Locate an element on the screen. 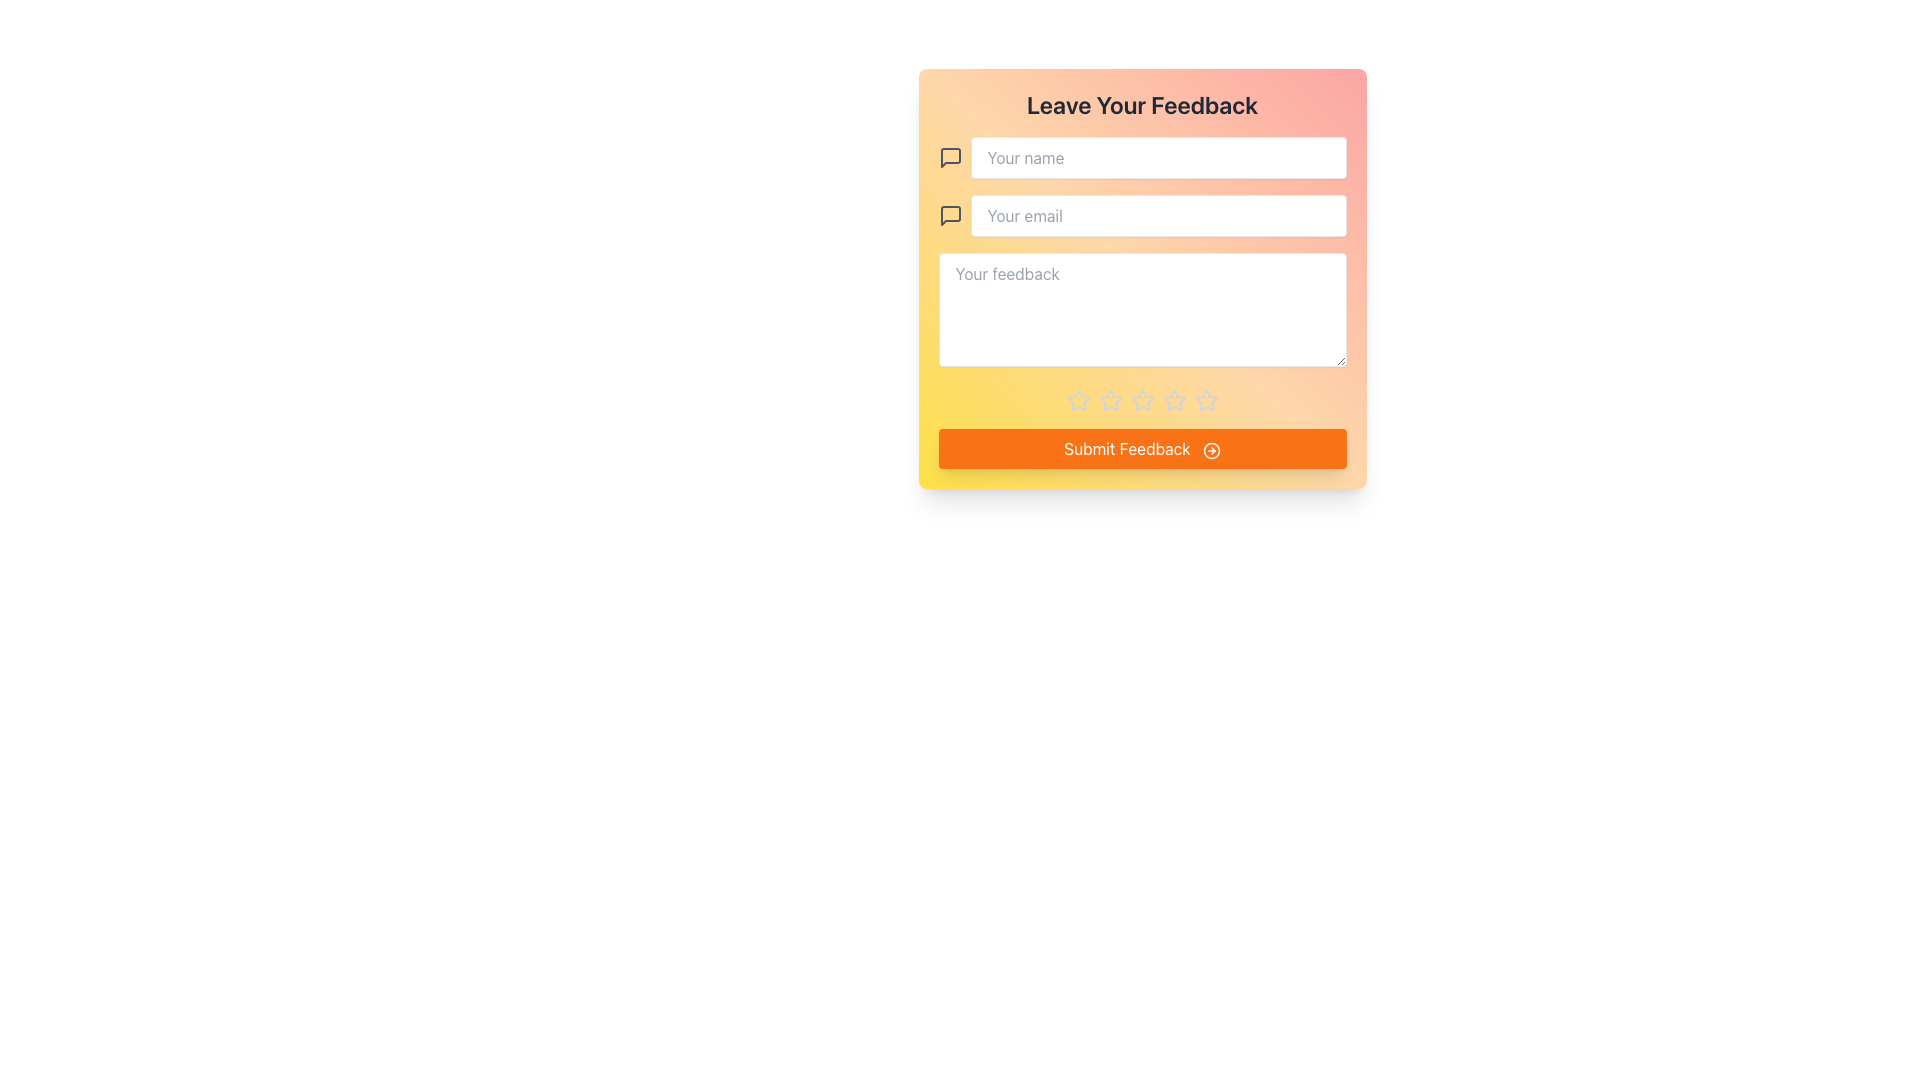 The height and width of the screenshot is (1080, 1920). the first Rating Star Icon in the feedback section, which allows users to select a rating as part of the feedback system is located at coordinates (1077, 401).